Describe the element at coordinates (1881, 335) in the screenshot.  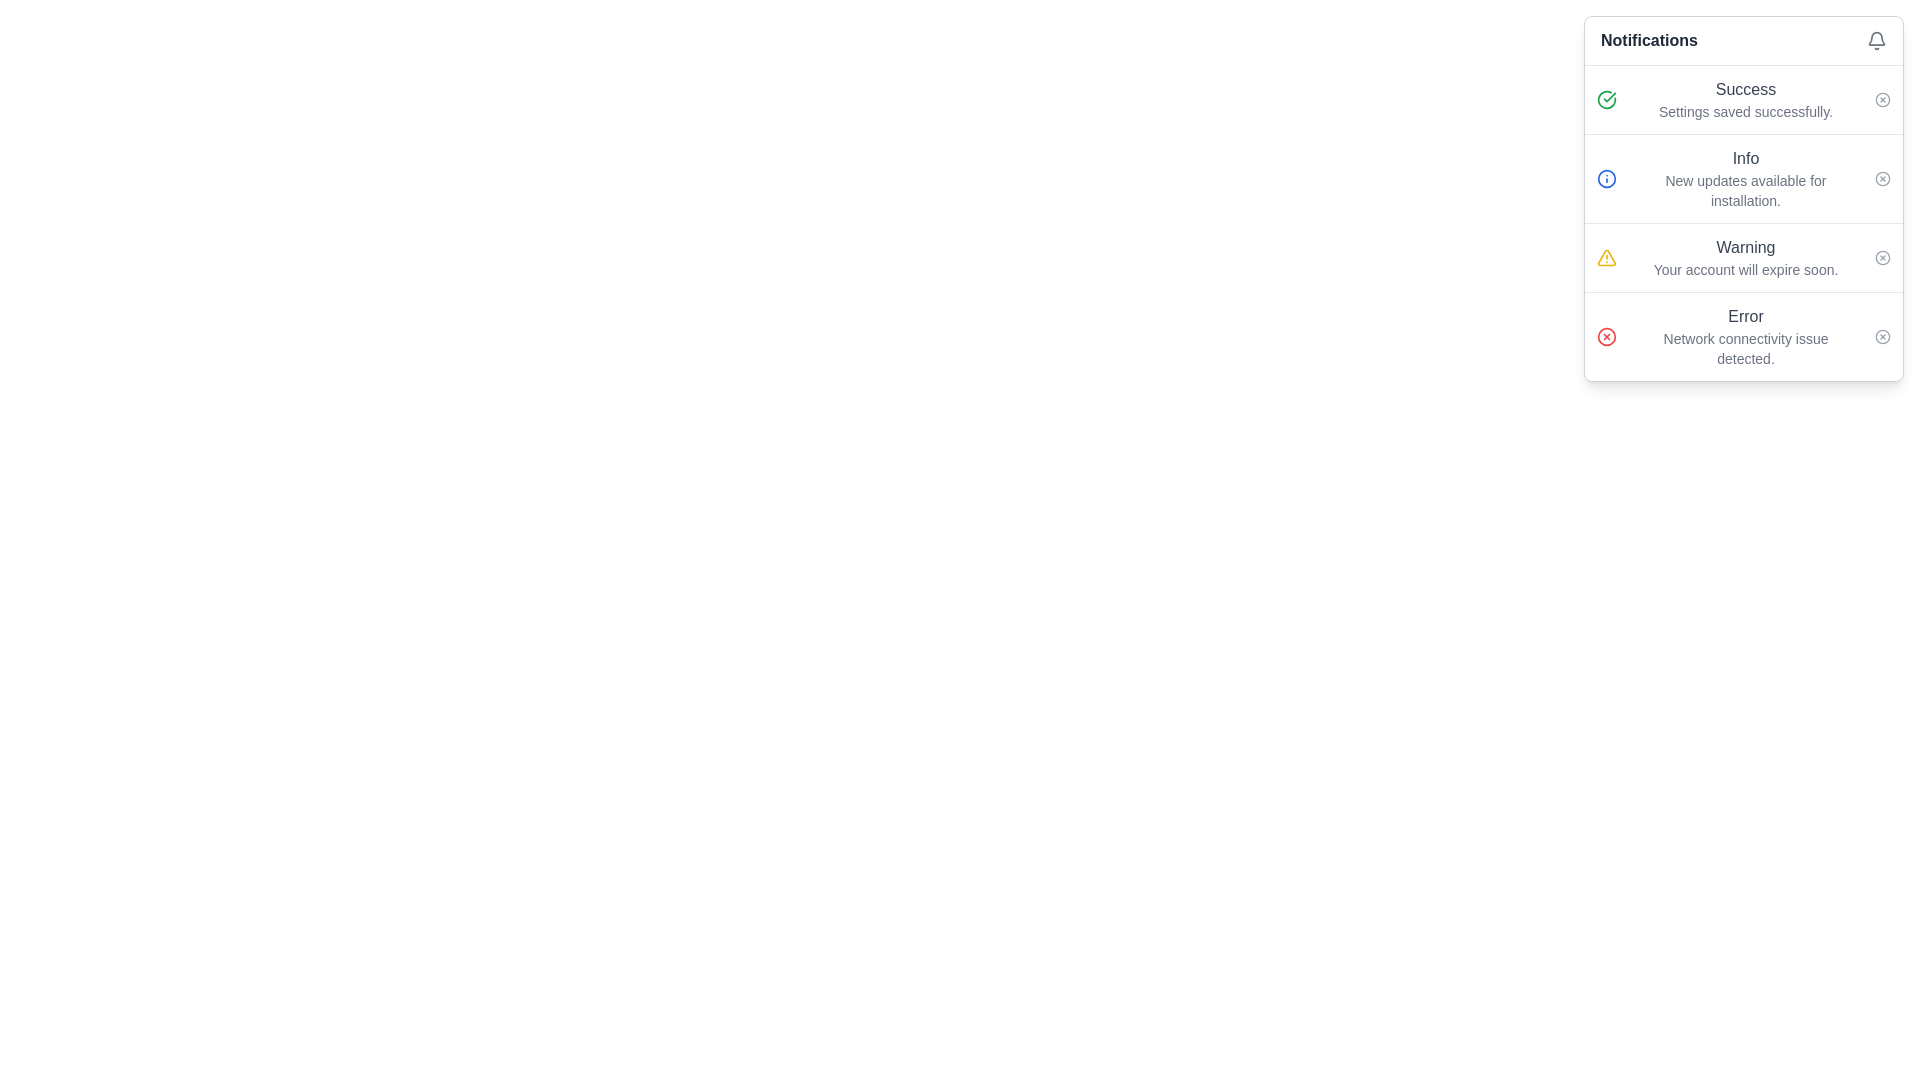
I see `the Circle in the bottom-right corner of the notification card within the SVG graphic, which signifies an action or status related to dismissal or closing` at that location.